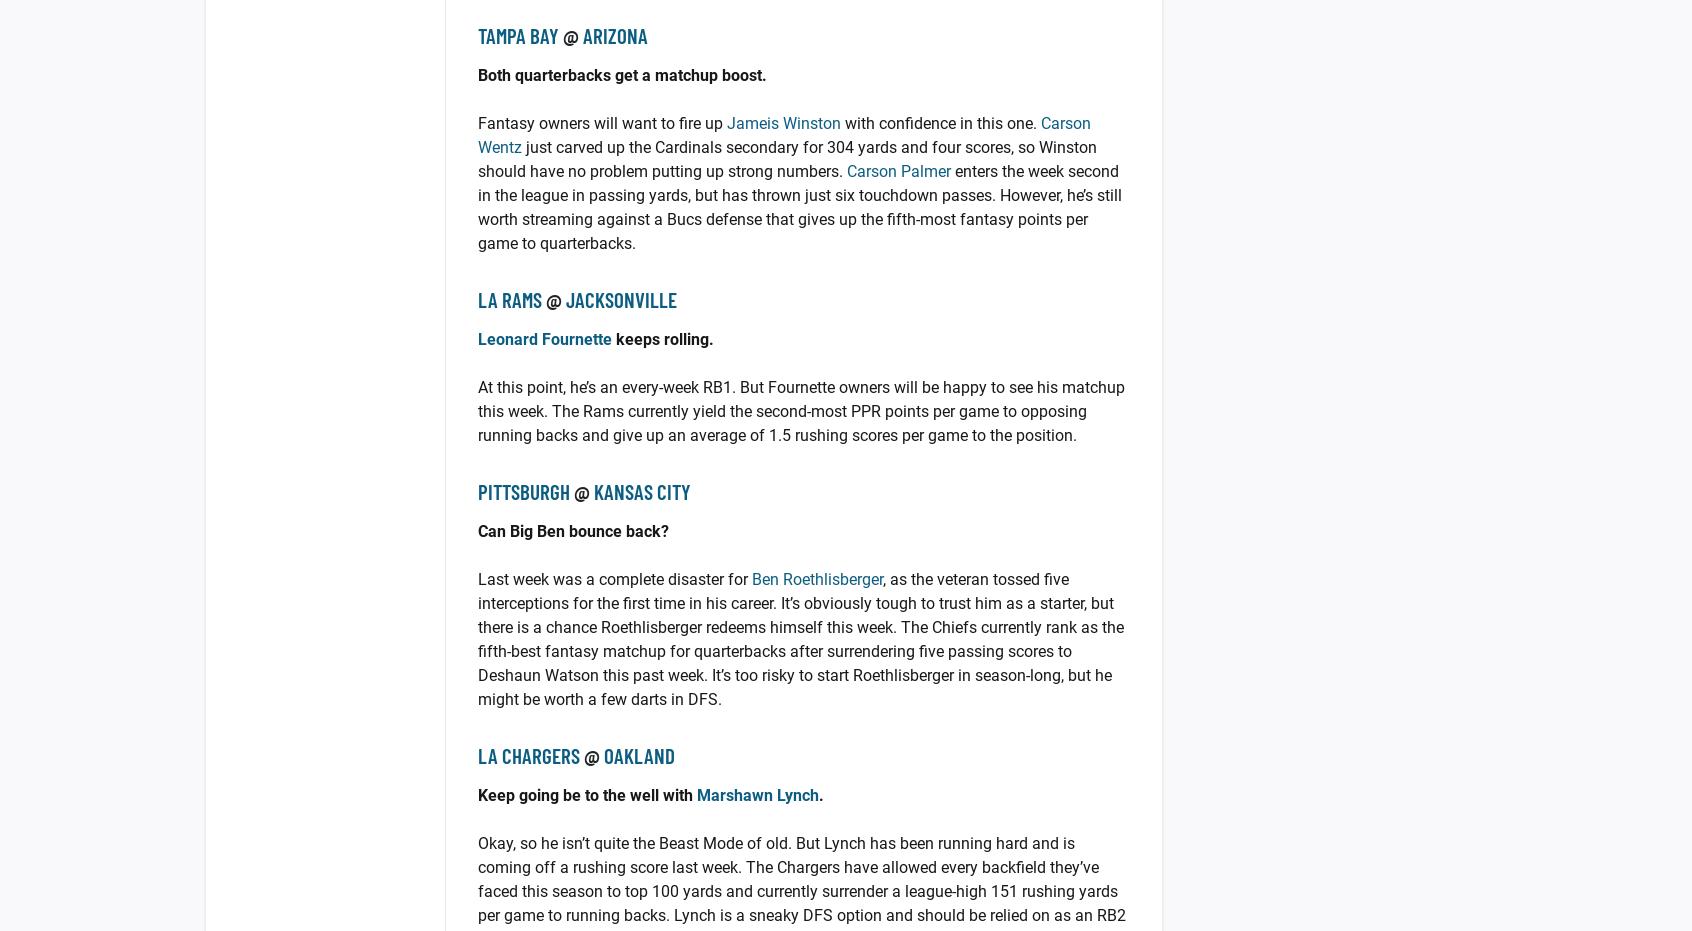 The height and width of the screenshot is (931, 1692). Describe the element at coordinates (642, 491) in the screenshot. I see `'Kansas City'` at that location.